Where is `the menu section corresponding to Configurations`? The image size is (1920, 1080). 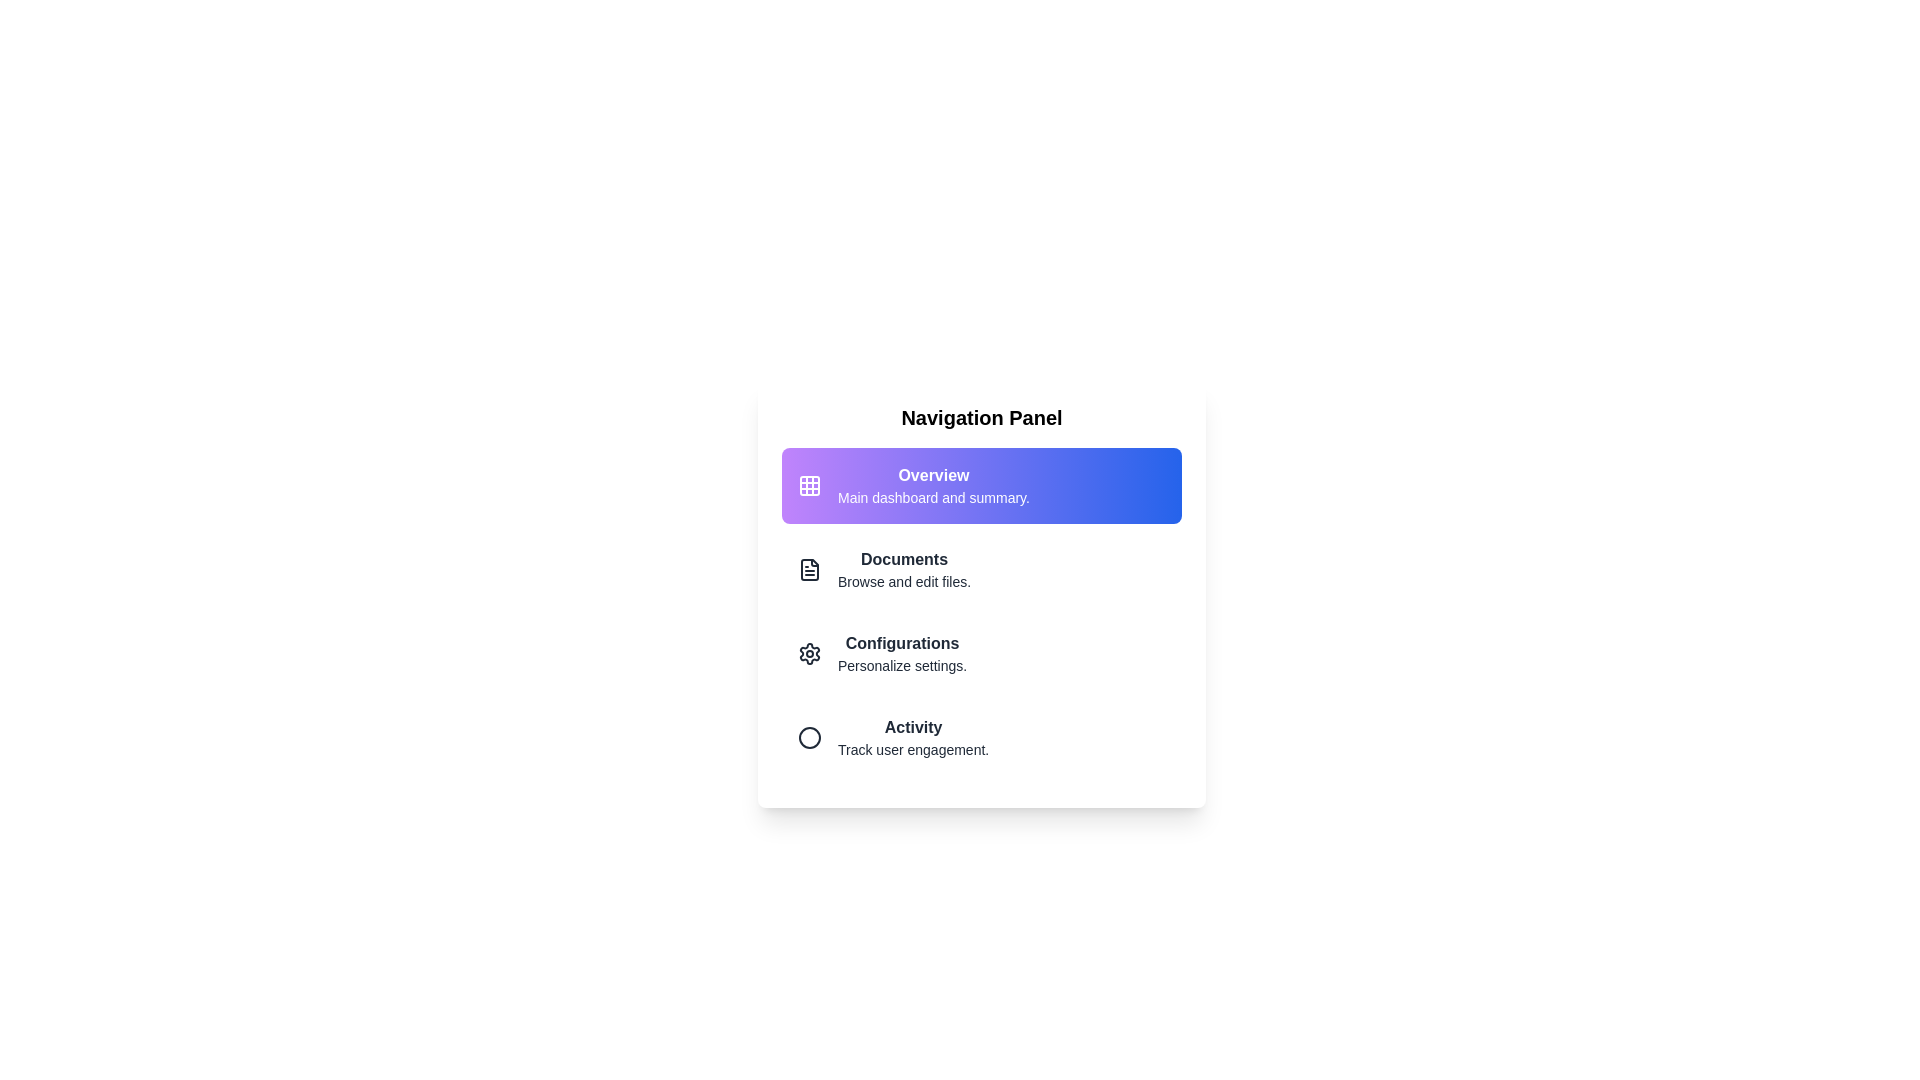
the menu section corresponding to Configurations is located at coordinates (982, 654).